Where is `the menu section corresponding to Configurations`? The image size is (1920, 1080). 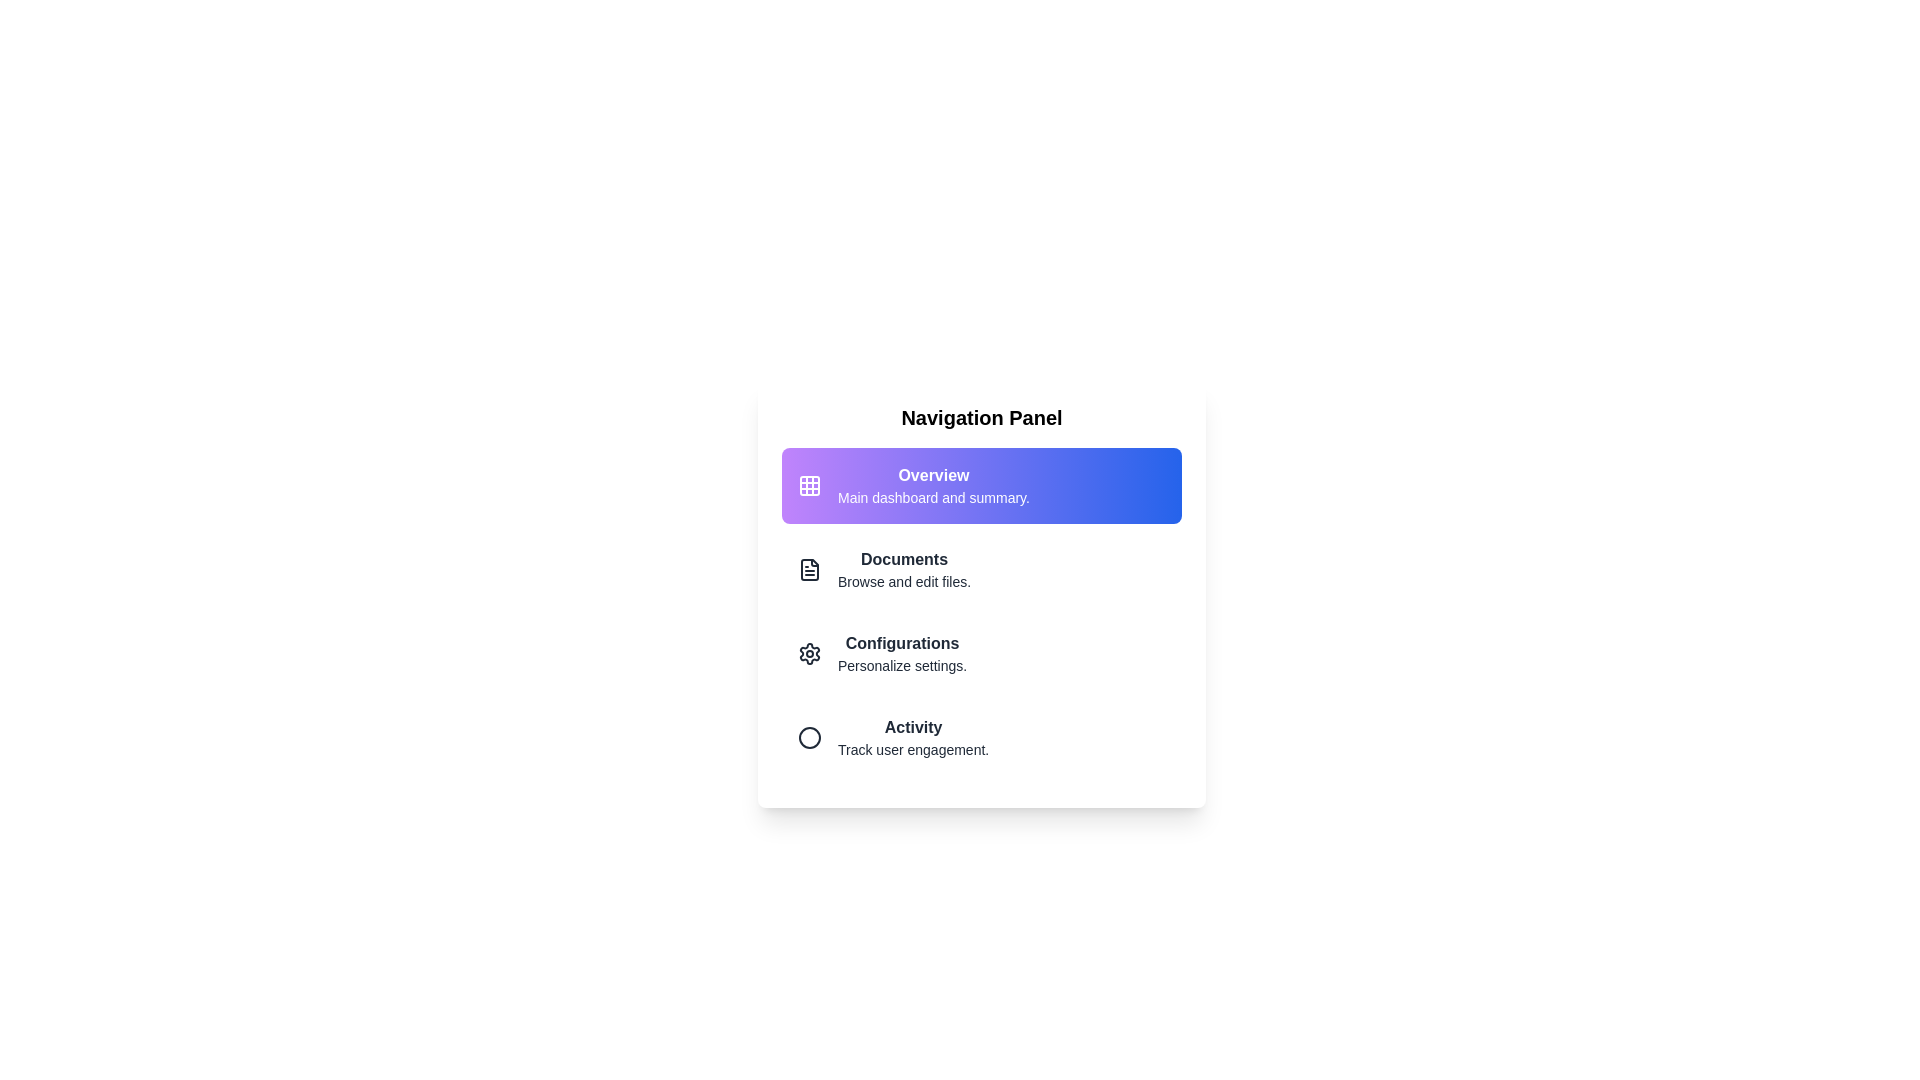
the menu section corresponding to Configurations is located at coordinates (982, 654).